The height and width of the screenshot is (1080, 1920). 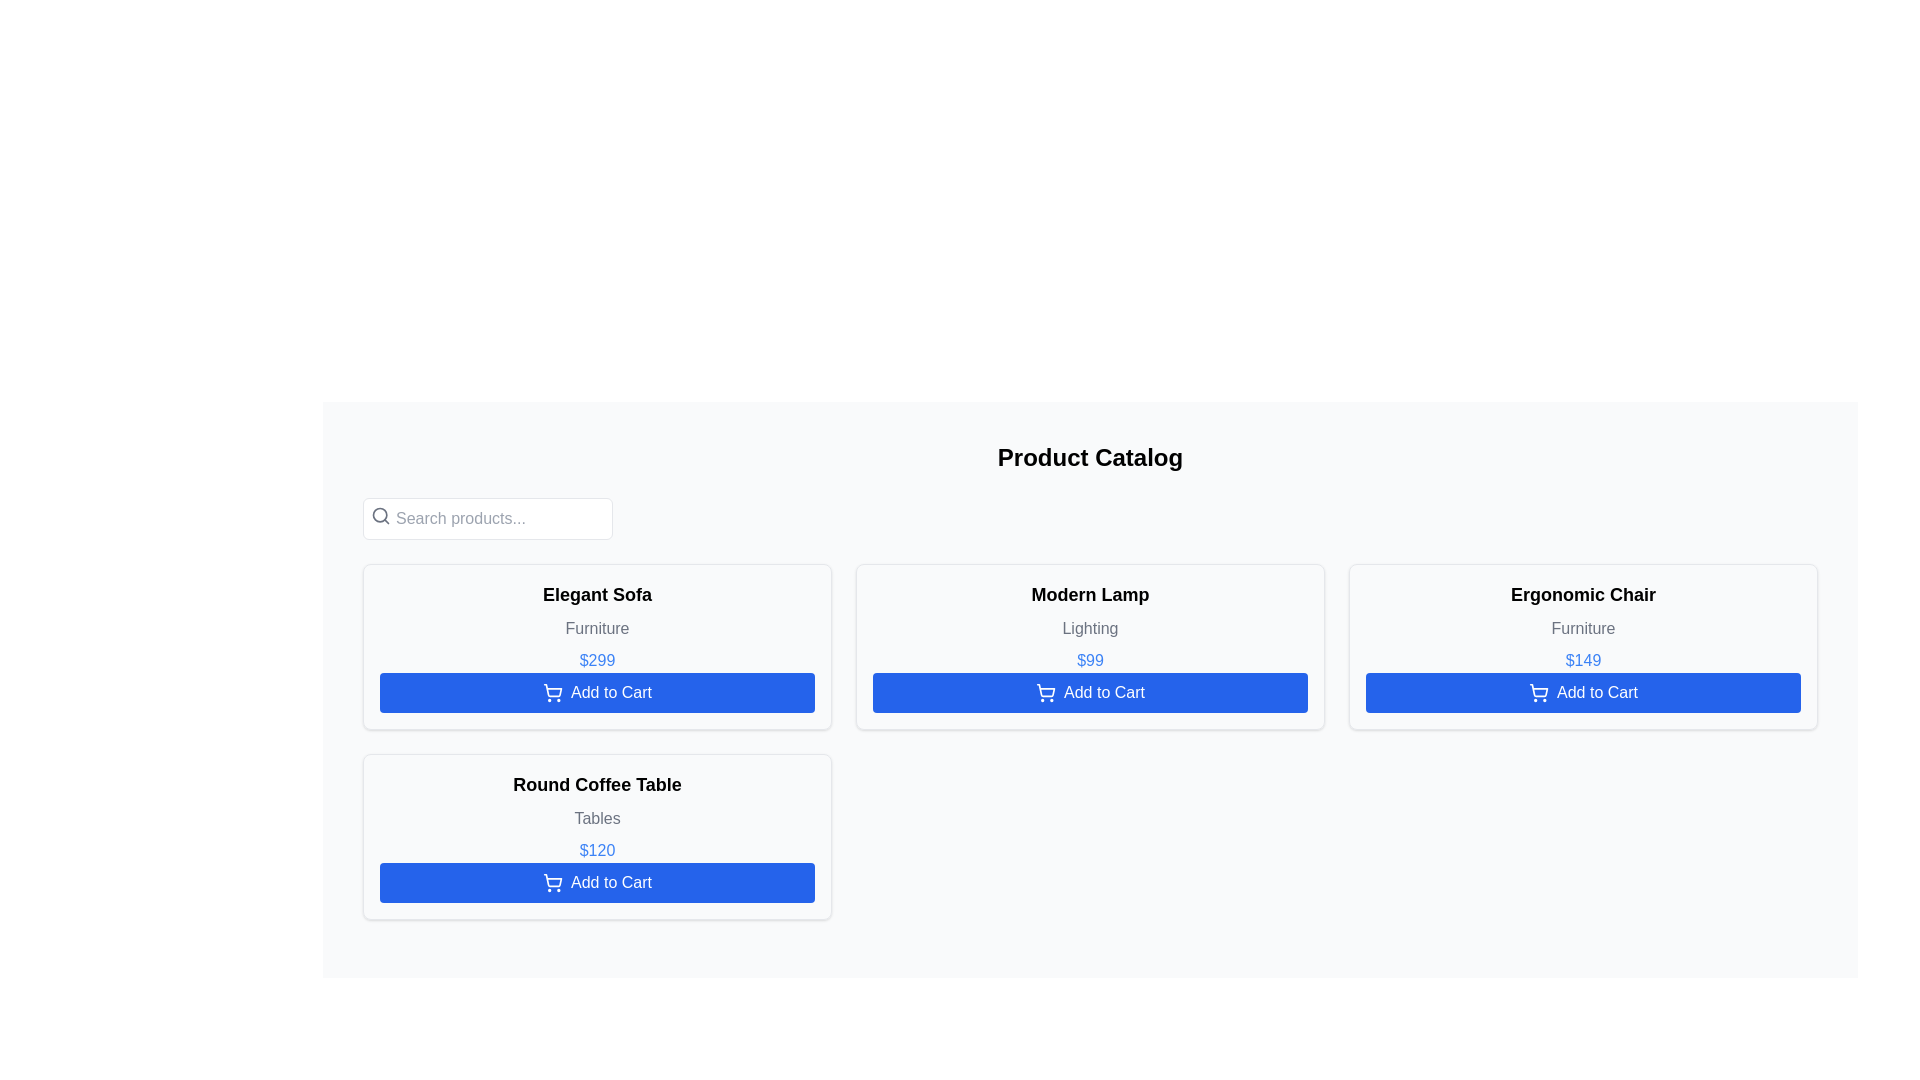 What do you see at coordinates (380, 515) in the screenshot?
I see `the search icon element located inside the search bar area, positioned on the left side adjacent to the input text field placeholder 'Search products...'` at bounding box center [380, 515].